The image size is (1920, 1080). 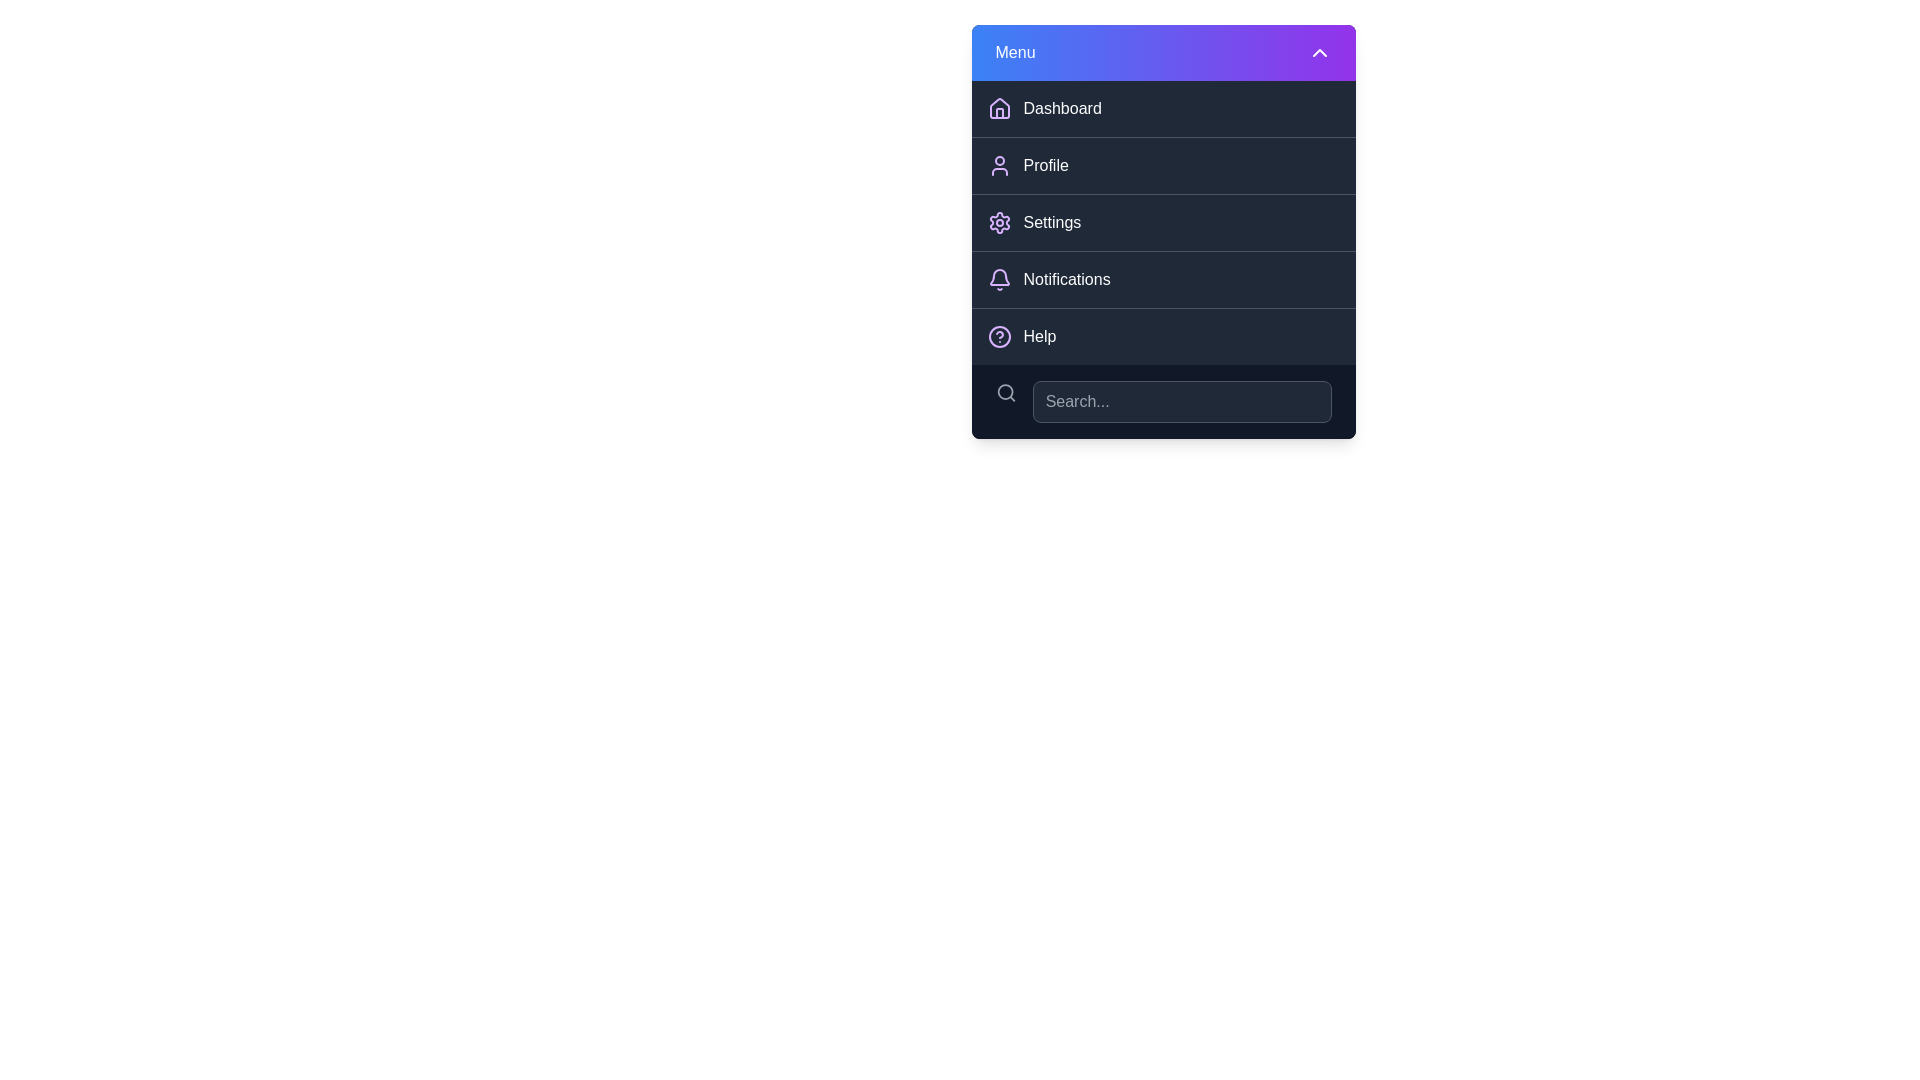 I want to click on the house-shaped icon representing the 'Dashboard' section of the menu, so click(x=999, y=108).